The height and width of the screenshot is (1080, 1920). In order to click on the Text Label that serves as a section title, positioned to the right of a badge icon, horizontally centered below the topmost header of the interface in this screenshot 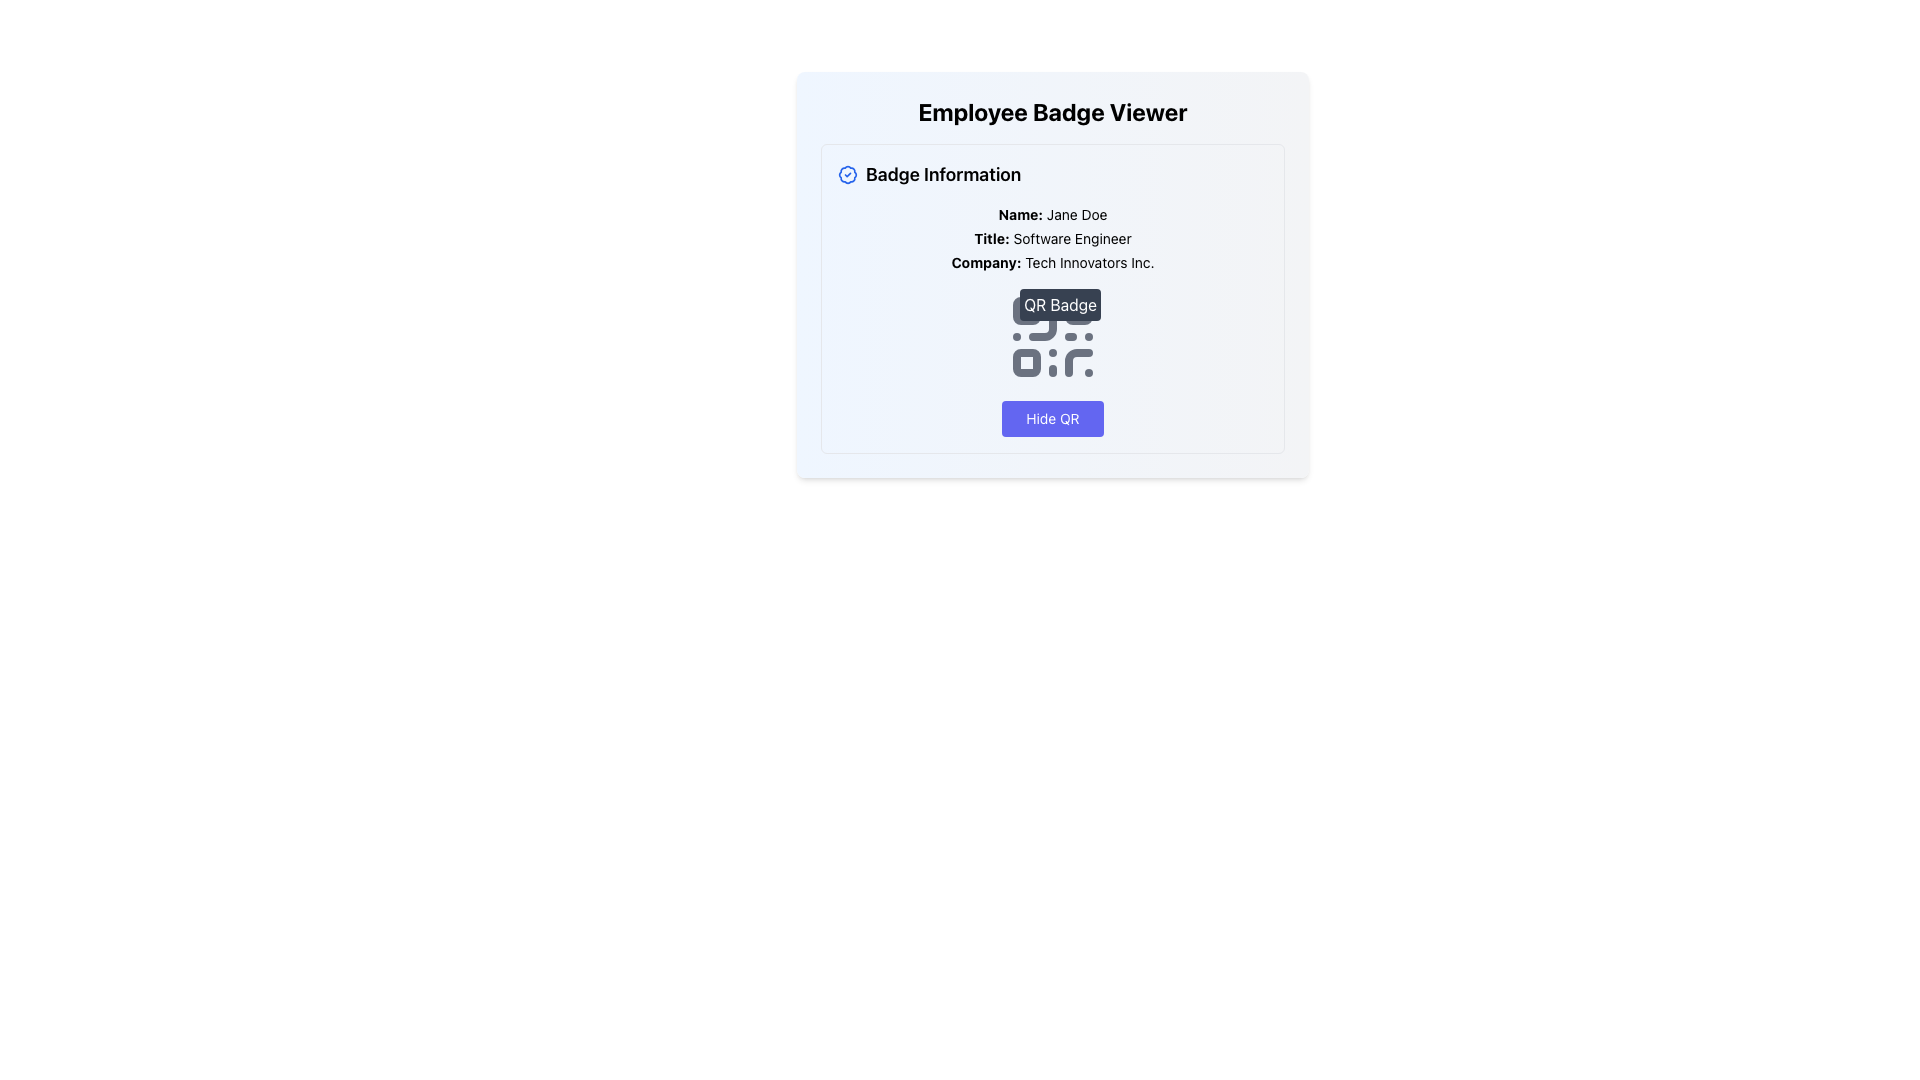, I will do `click(942, 173)`.